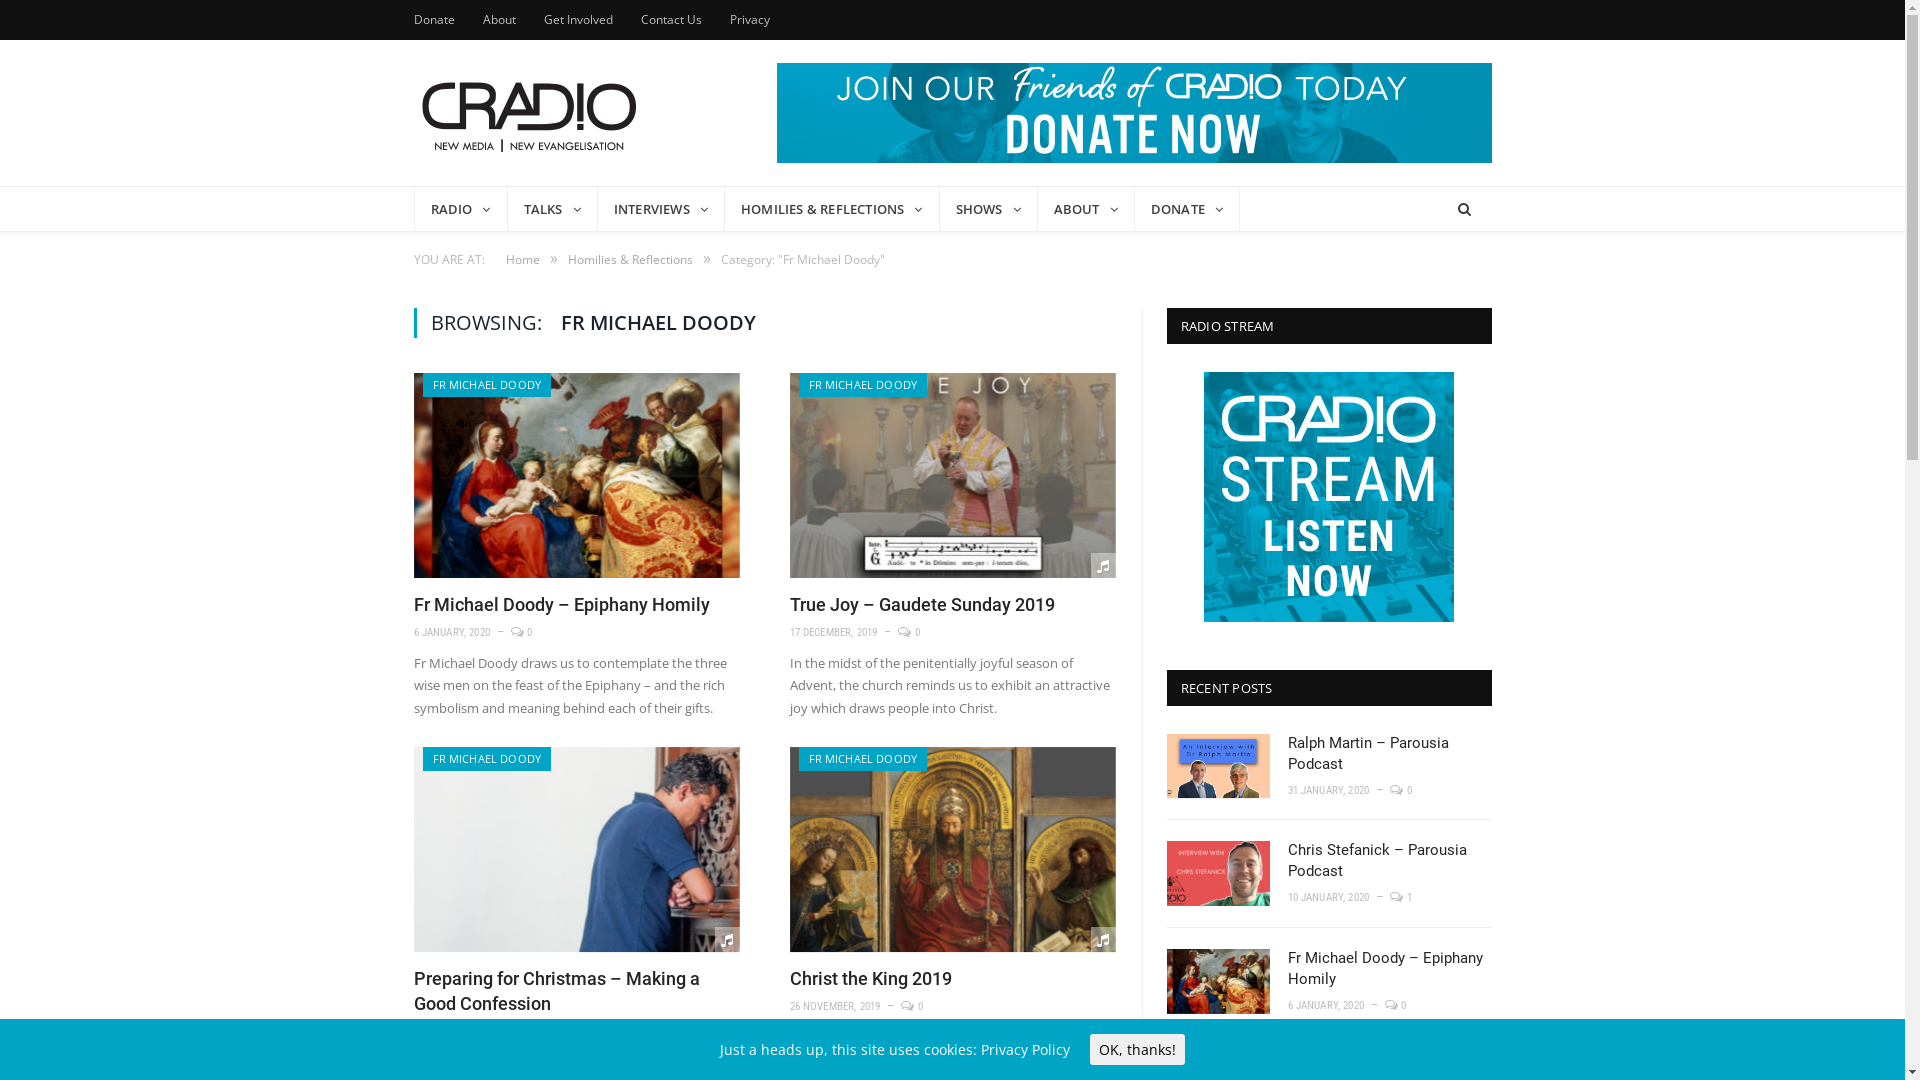 Image resolution: width=1920 pixels, height=1080 pixels. What do you see at coordinates (433, 19) in the screenshot?
I see `'Donate'` at bounding box center [433, 19].